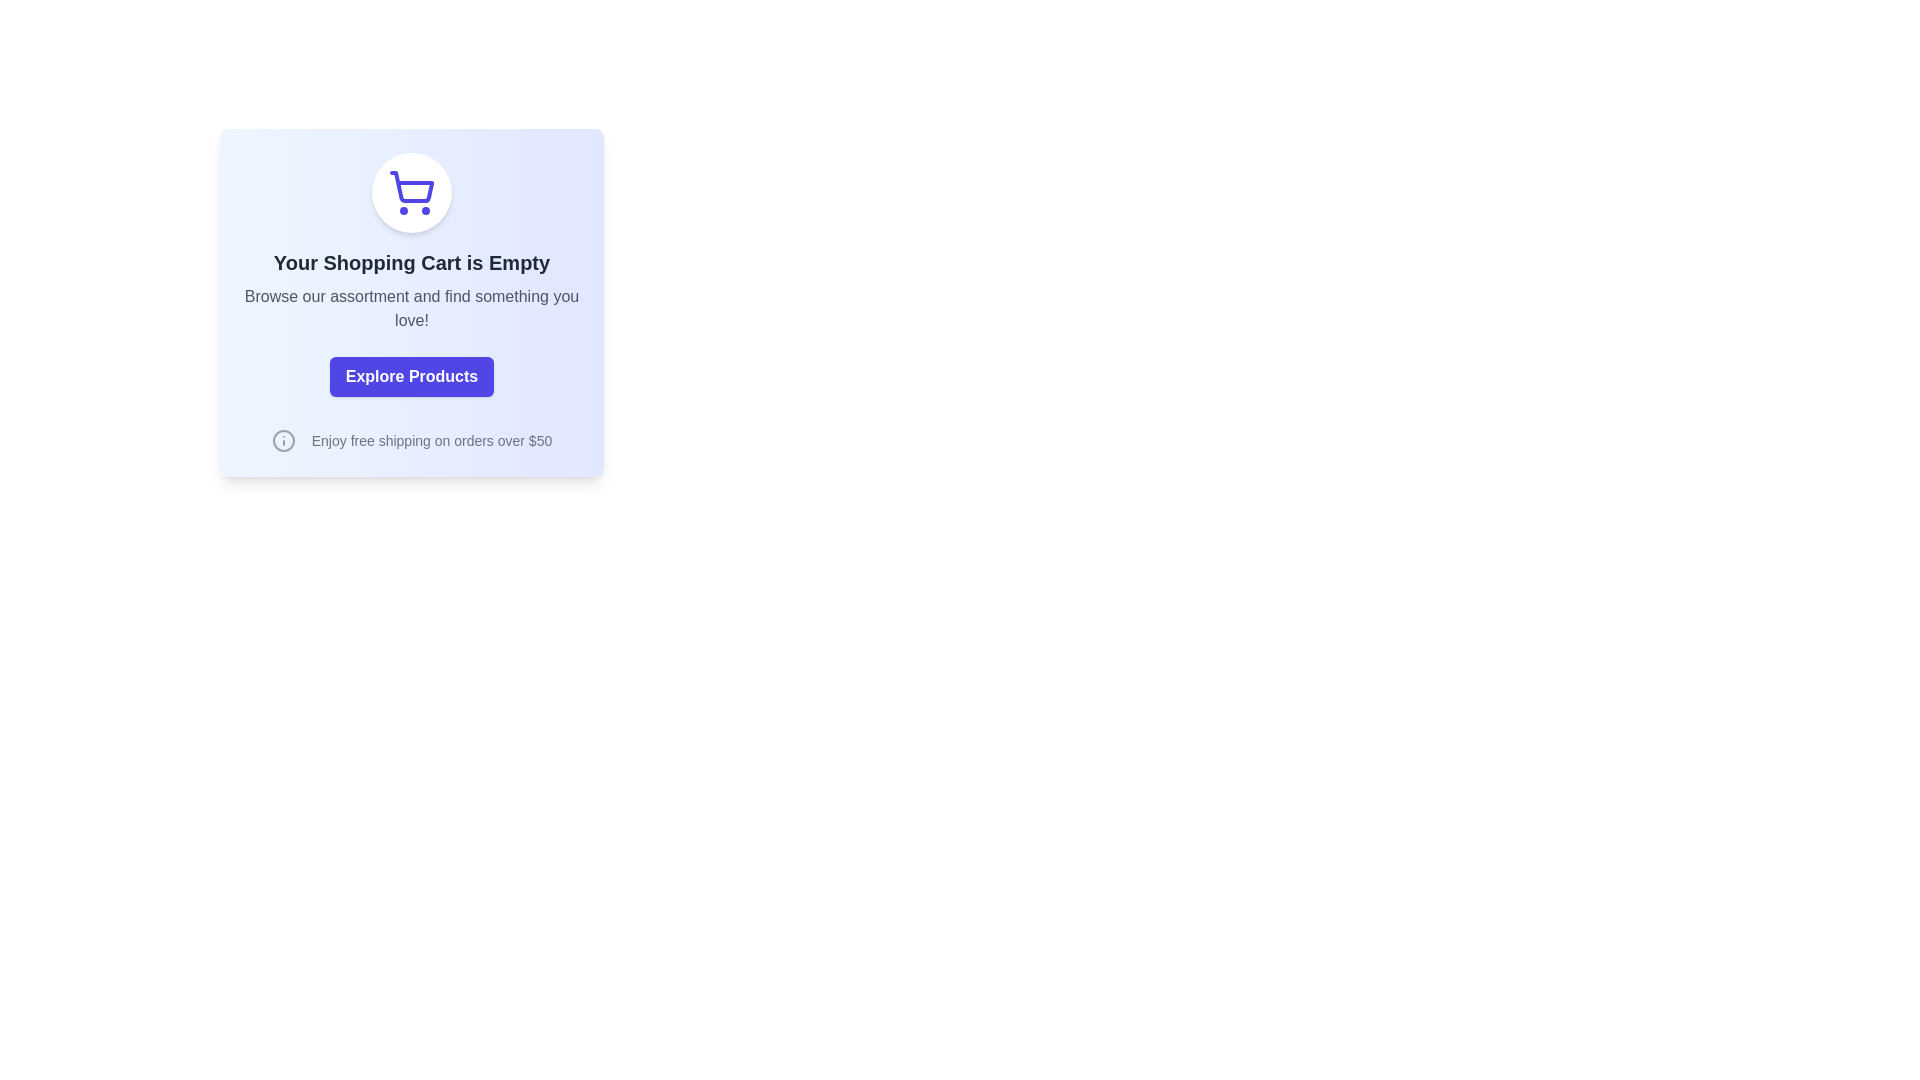 This screenshot has height=1080, width=1920. Describe the element at coordinates (411, 187) in the screenshot. I see `the stylized shopping cart icon, which is a bold indigo outlined vector graphic within an SVG element, located centrally above the text on the UI card` at that location.